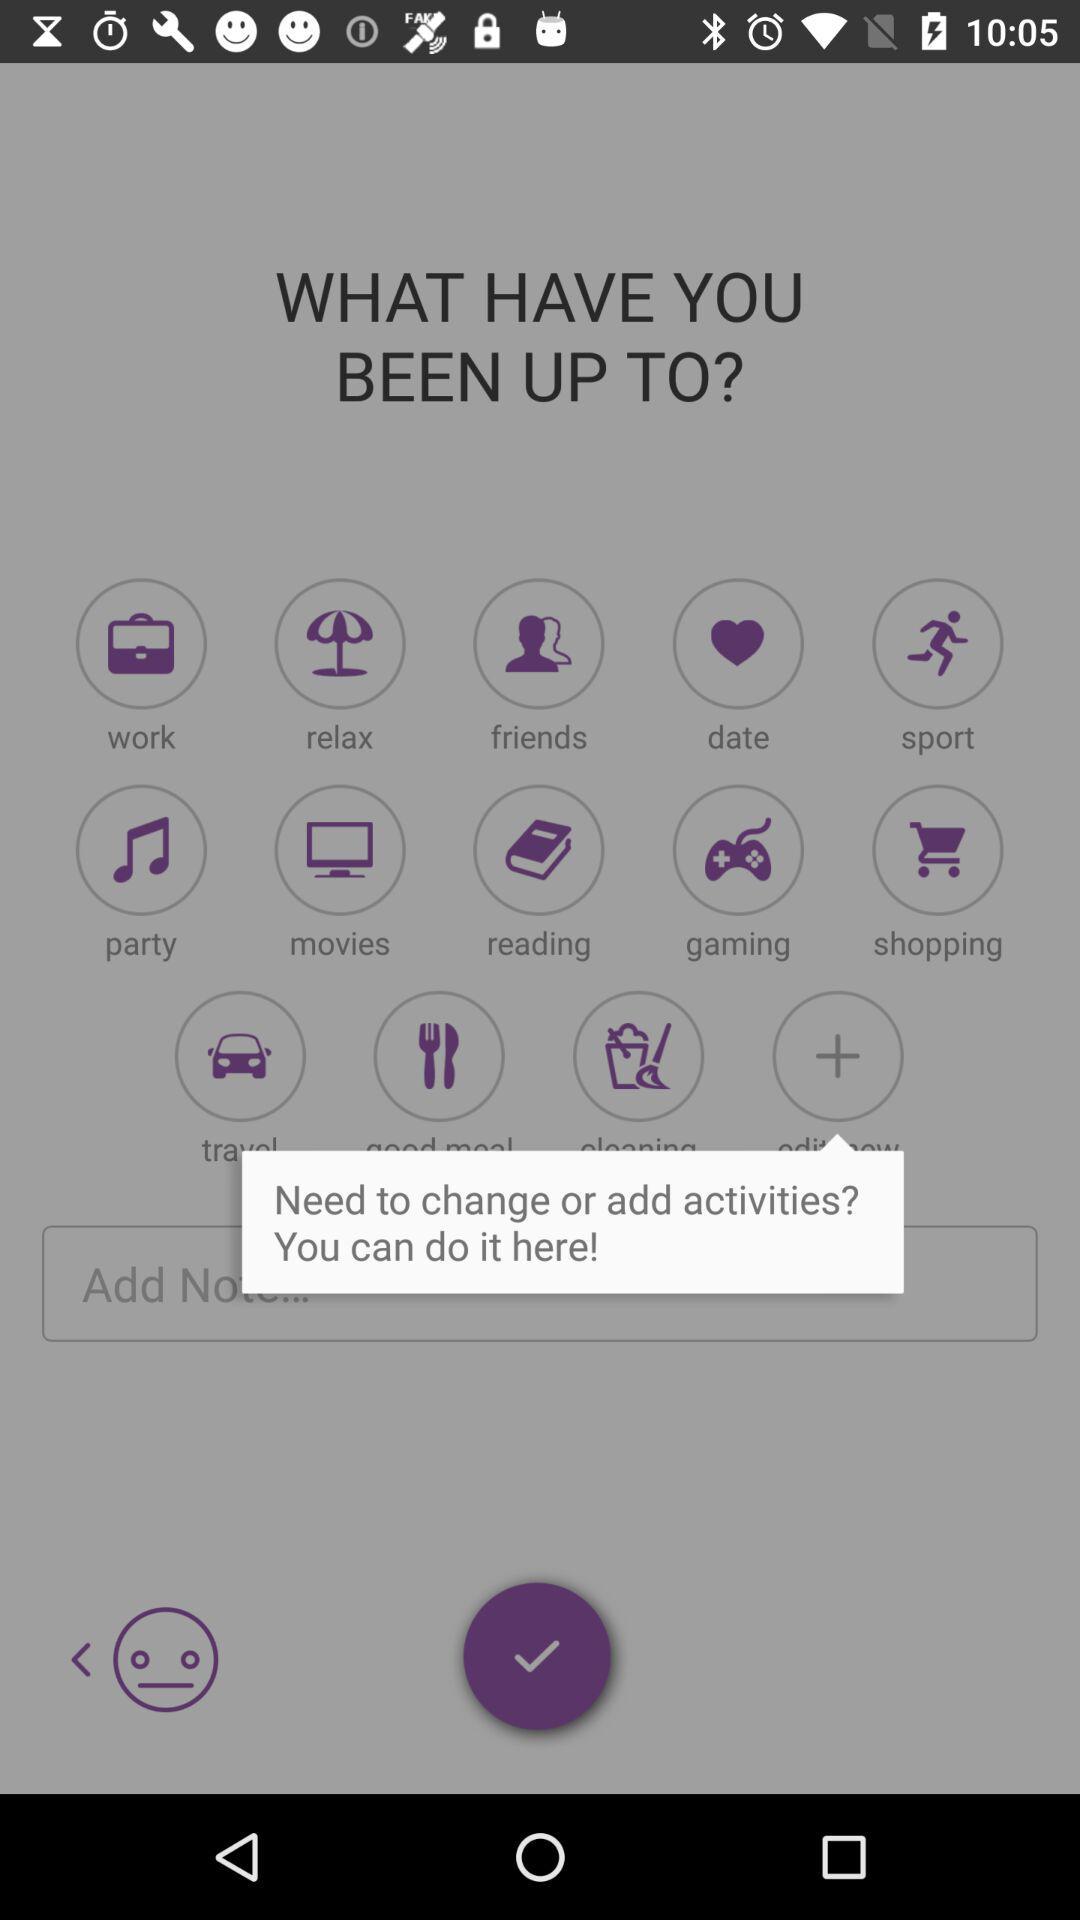 This screenshot has height=1920, width=1080. What do you see at coordinates (638, 1055) in the screenshot?
I see `beverage icon` at bounding box center [638, 1055].